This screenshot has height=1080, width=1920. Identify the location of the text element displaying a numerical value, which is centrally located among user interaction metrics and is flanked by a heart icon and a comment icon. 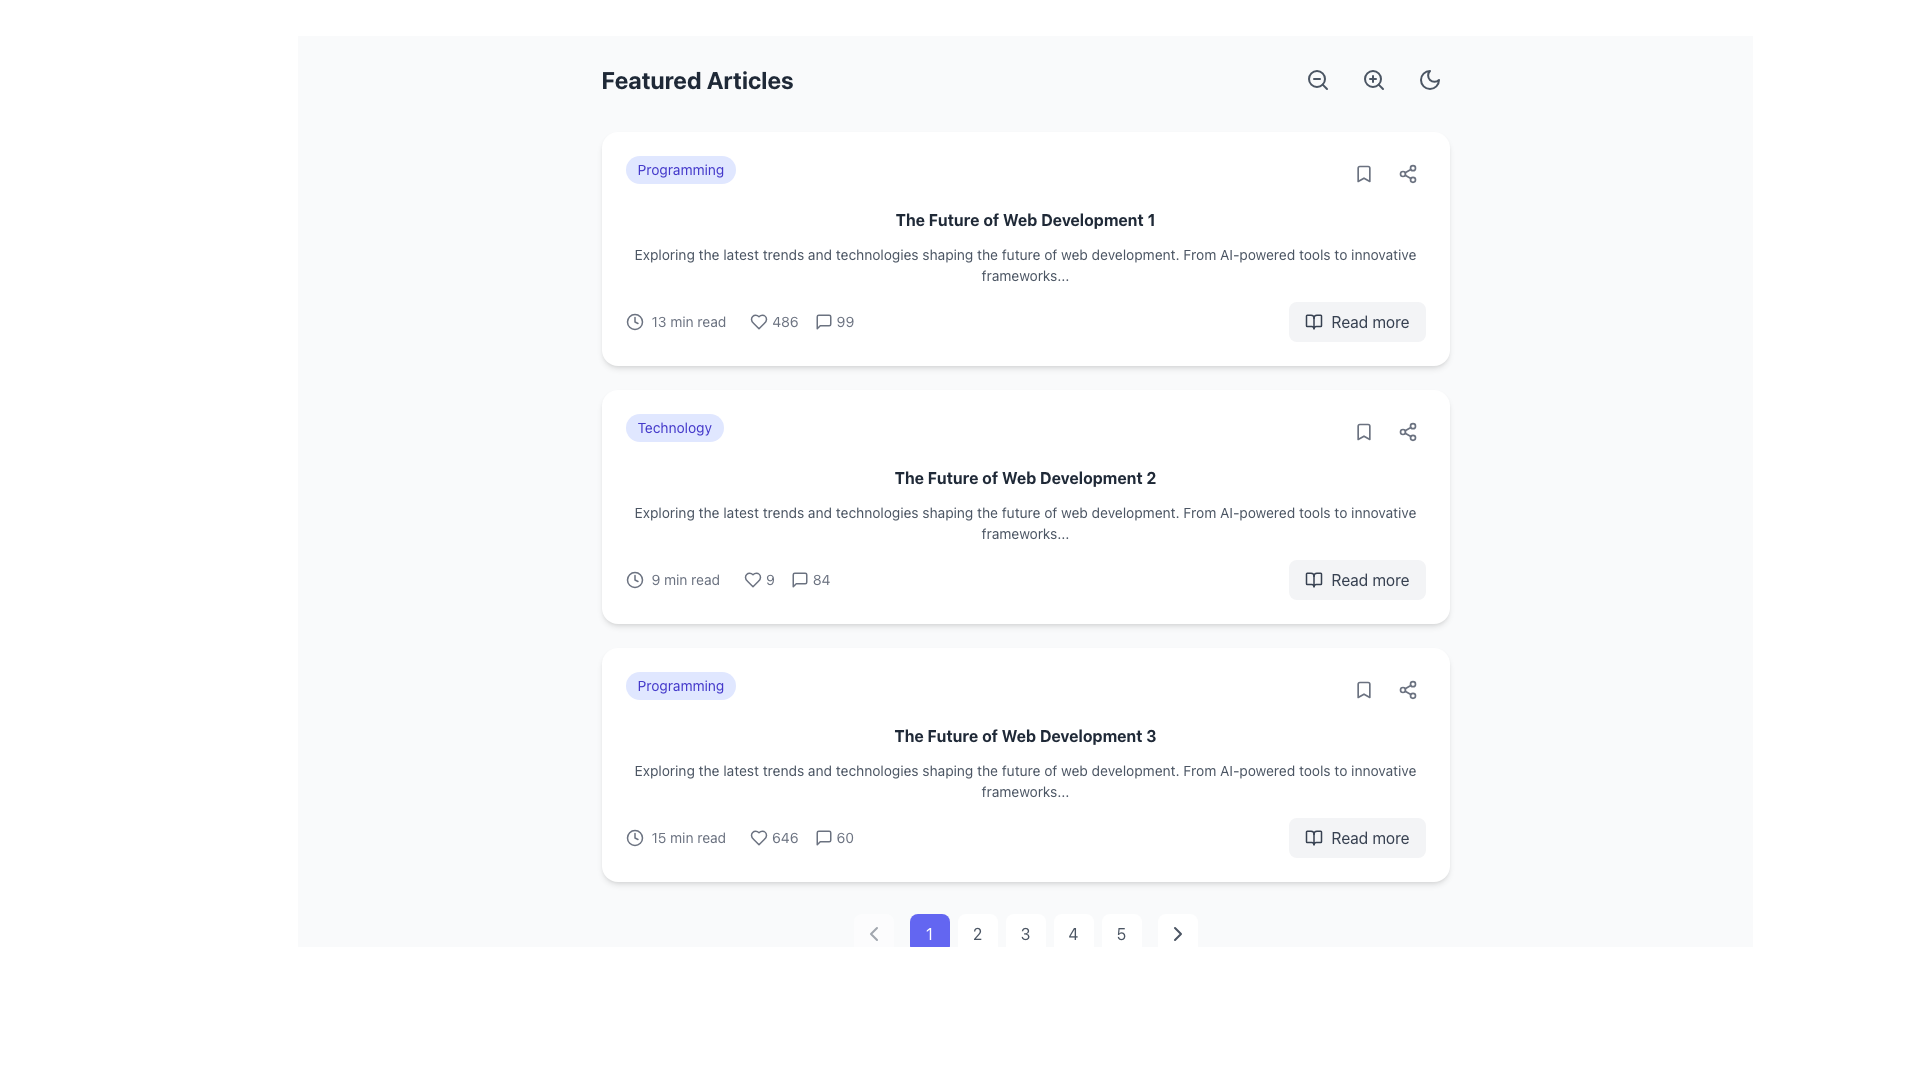
(801, 837).